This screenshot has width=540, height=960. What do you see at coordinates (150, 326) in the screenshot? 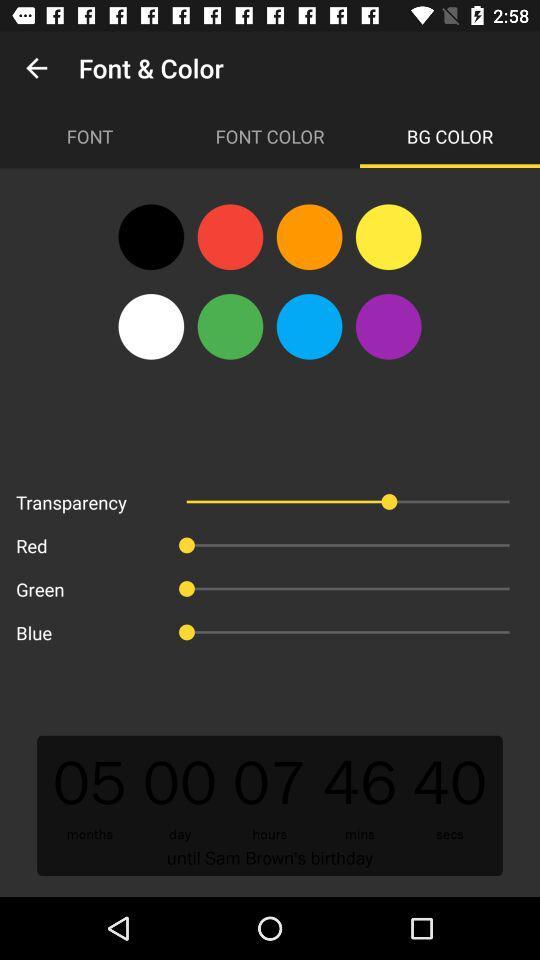
I see `the item above the transparency icon` at bounding box center [150, 326].